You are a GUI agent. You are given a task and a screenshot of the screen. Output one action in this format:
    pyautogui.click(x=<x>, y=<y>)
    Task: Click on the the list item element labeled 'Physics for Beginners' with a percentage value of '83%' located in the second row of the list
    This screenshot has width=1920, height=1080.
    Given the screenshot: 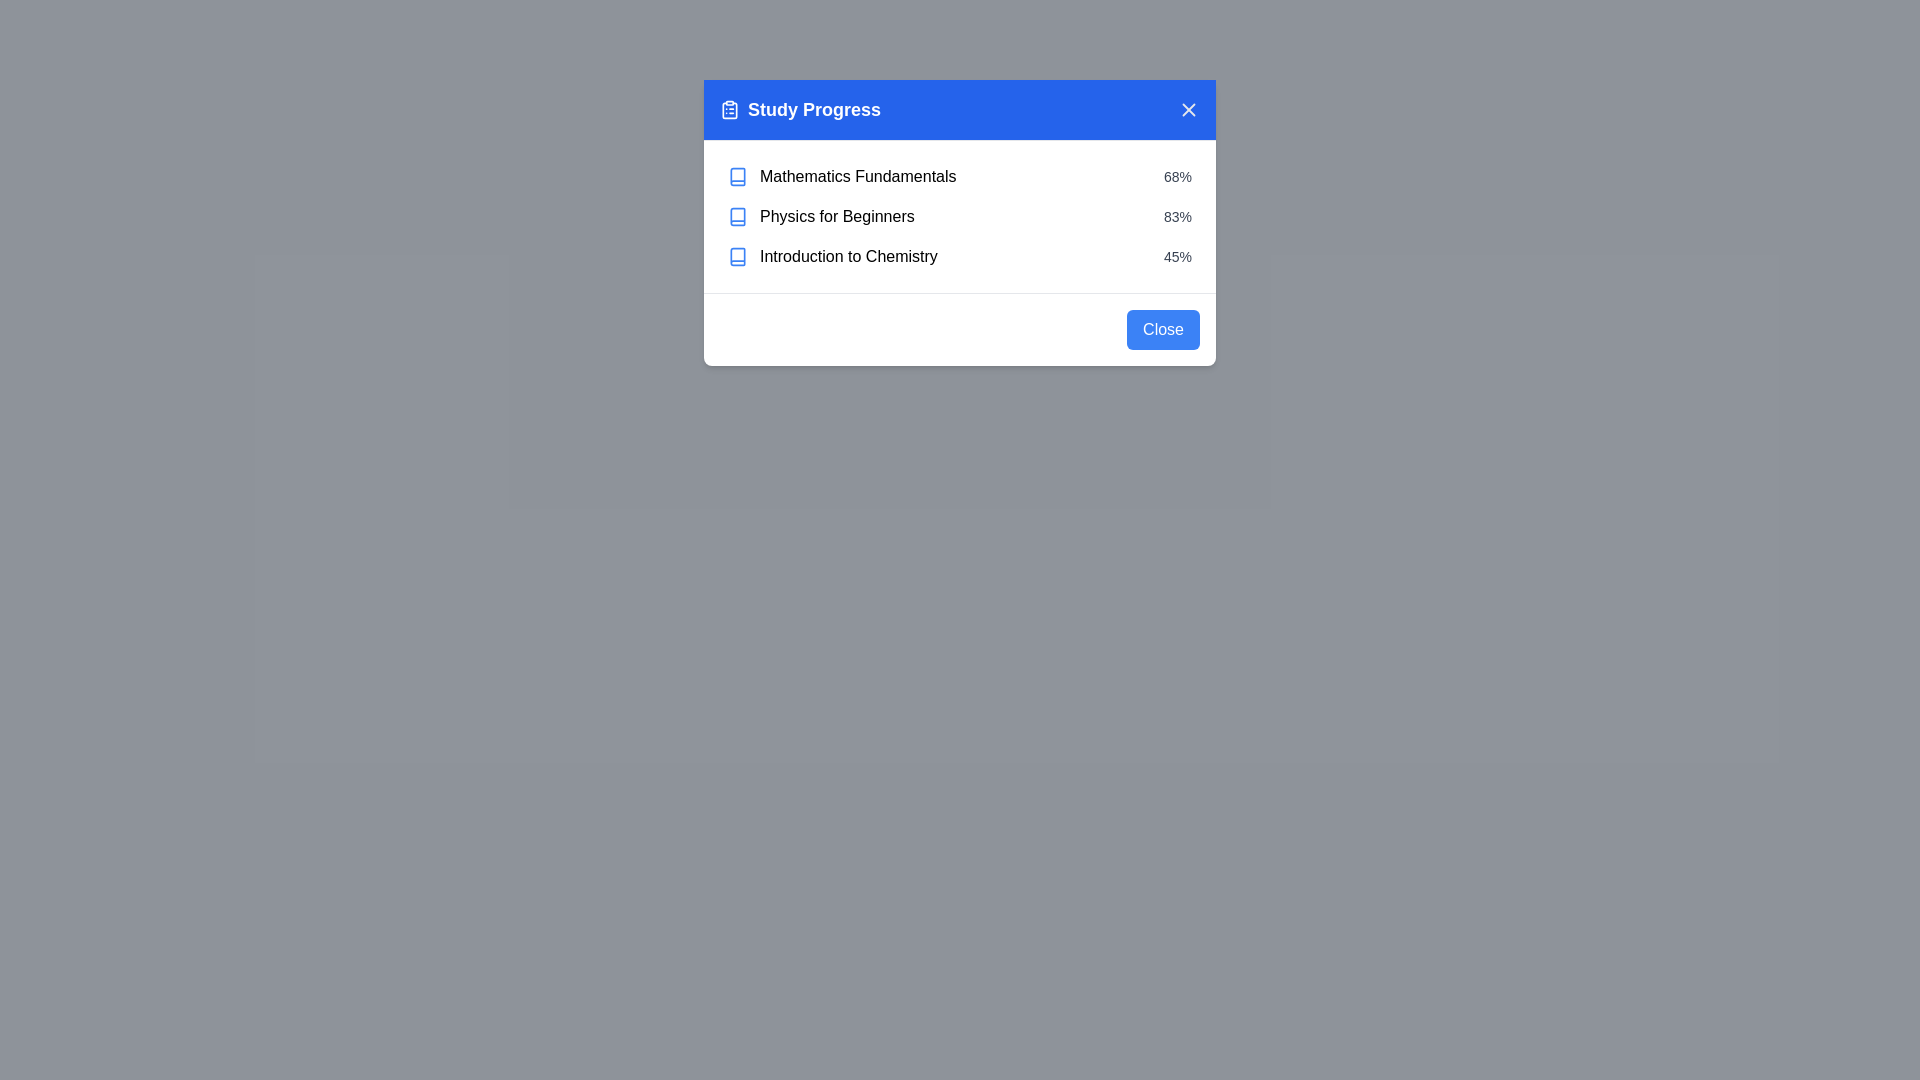 What is the action you would take?
    pyautogui.click(x=960, y=216)
    